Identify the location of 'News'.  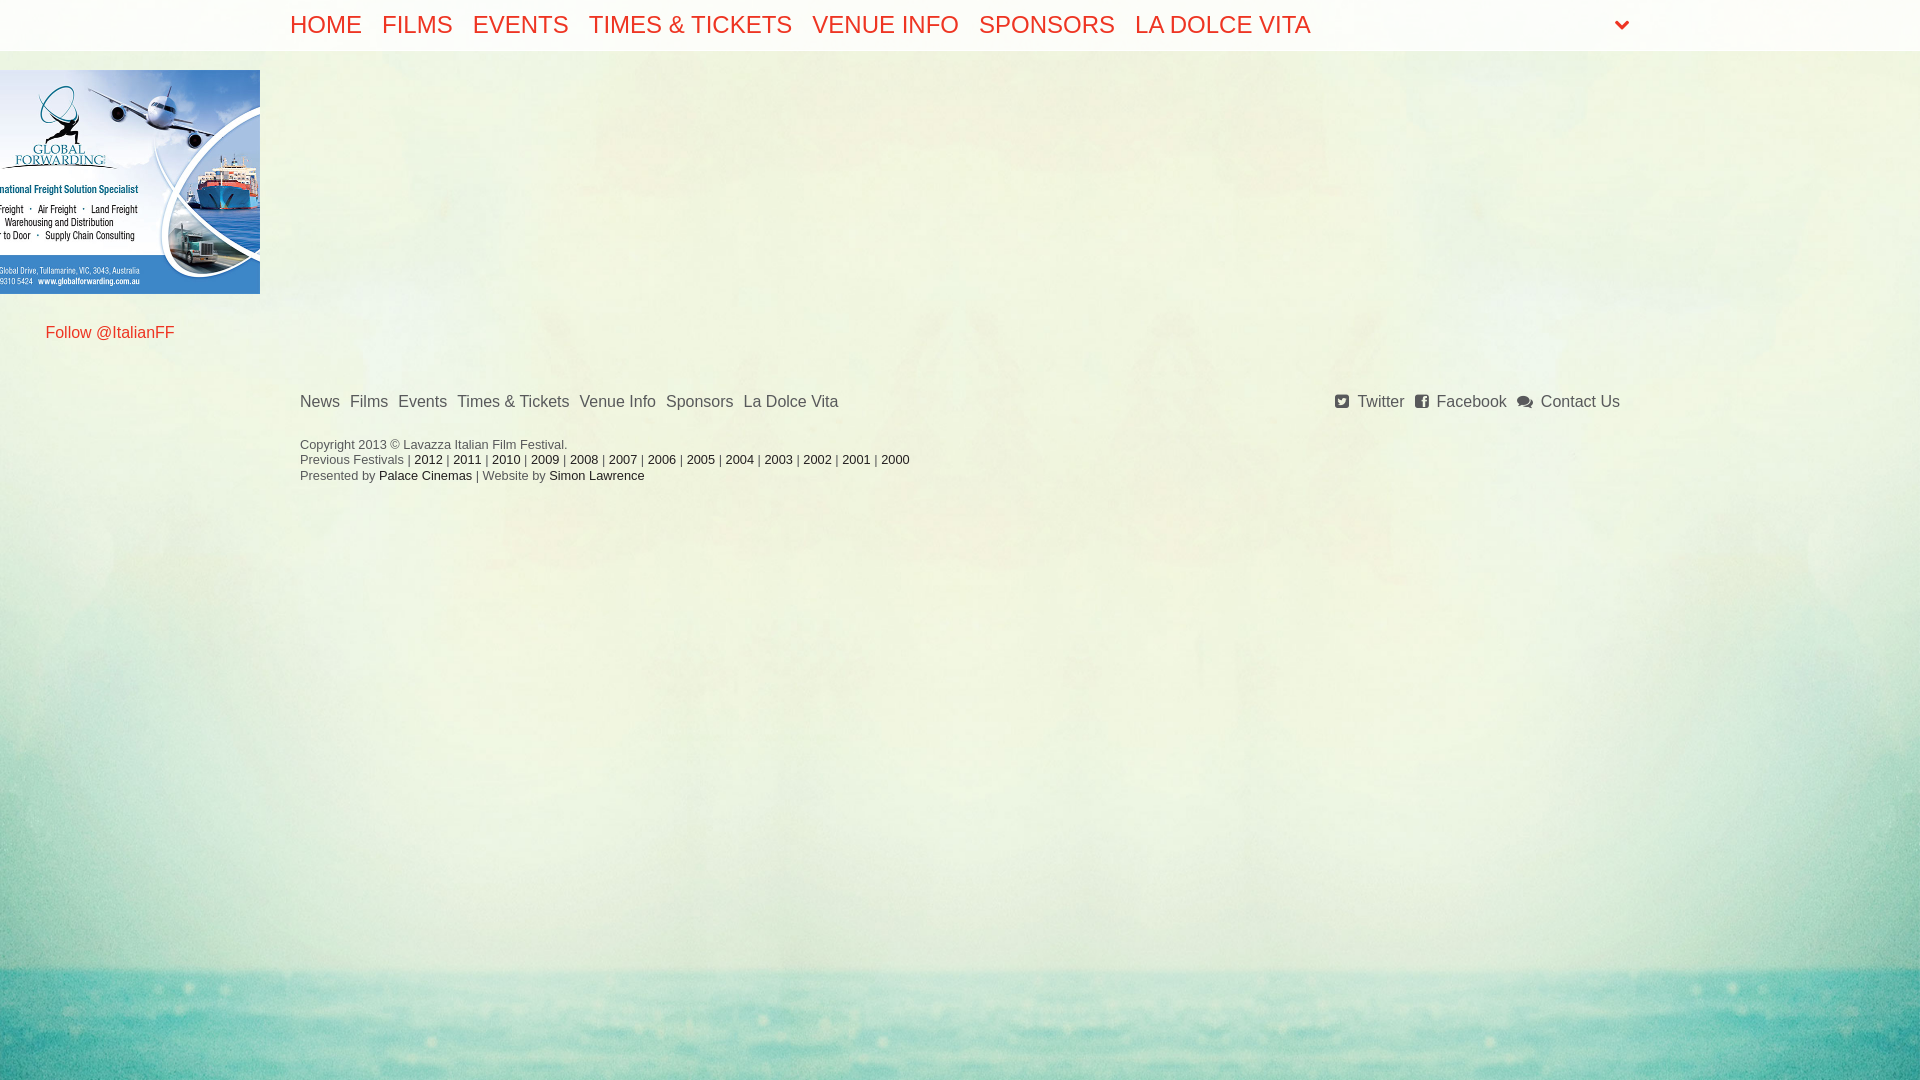
(320, 402).